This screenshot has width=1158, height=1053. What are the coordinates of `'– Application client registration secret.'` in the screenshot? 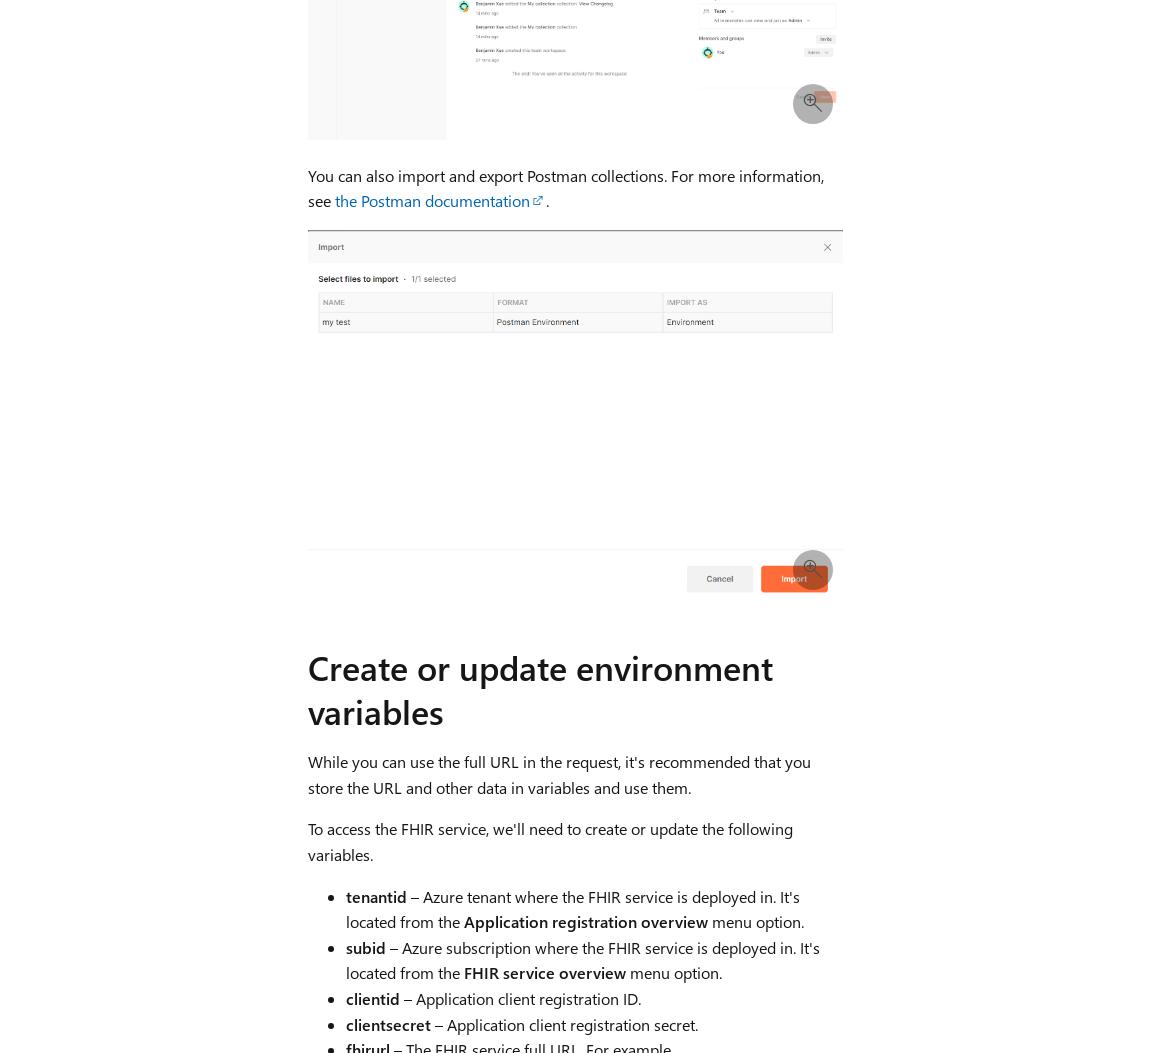 It's located at (563, 1022).